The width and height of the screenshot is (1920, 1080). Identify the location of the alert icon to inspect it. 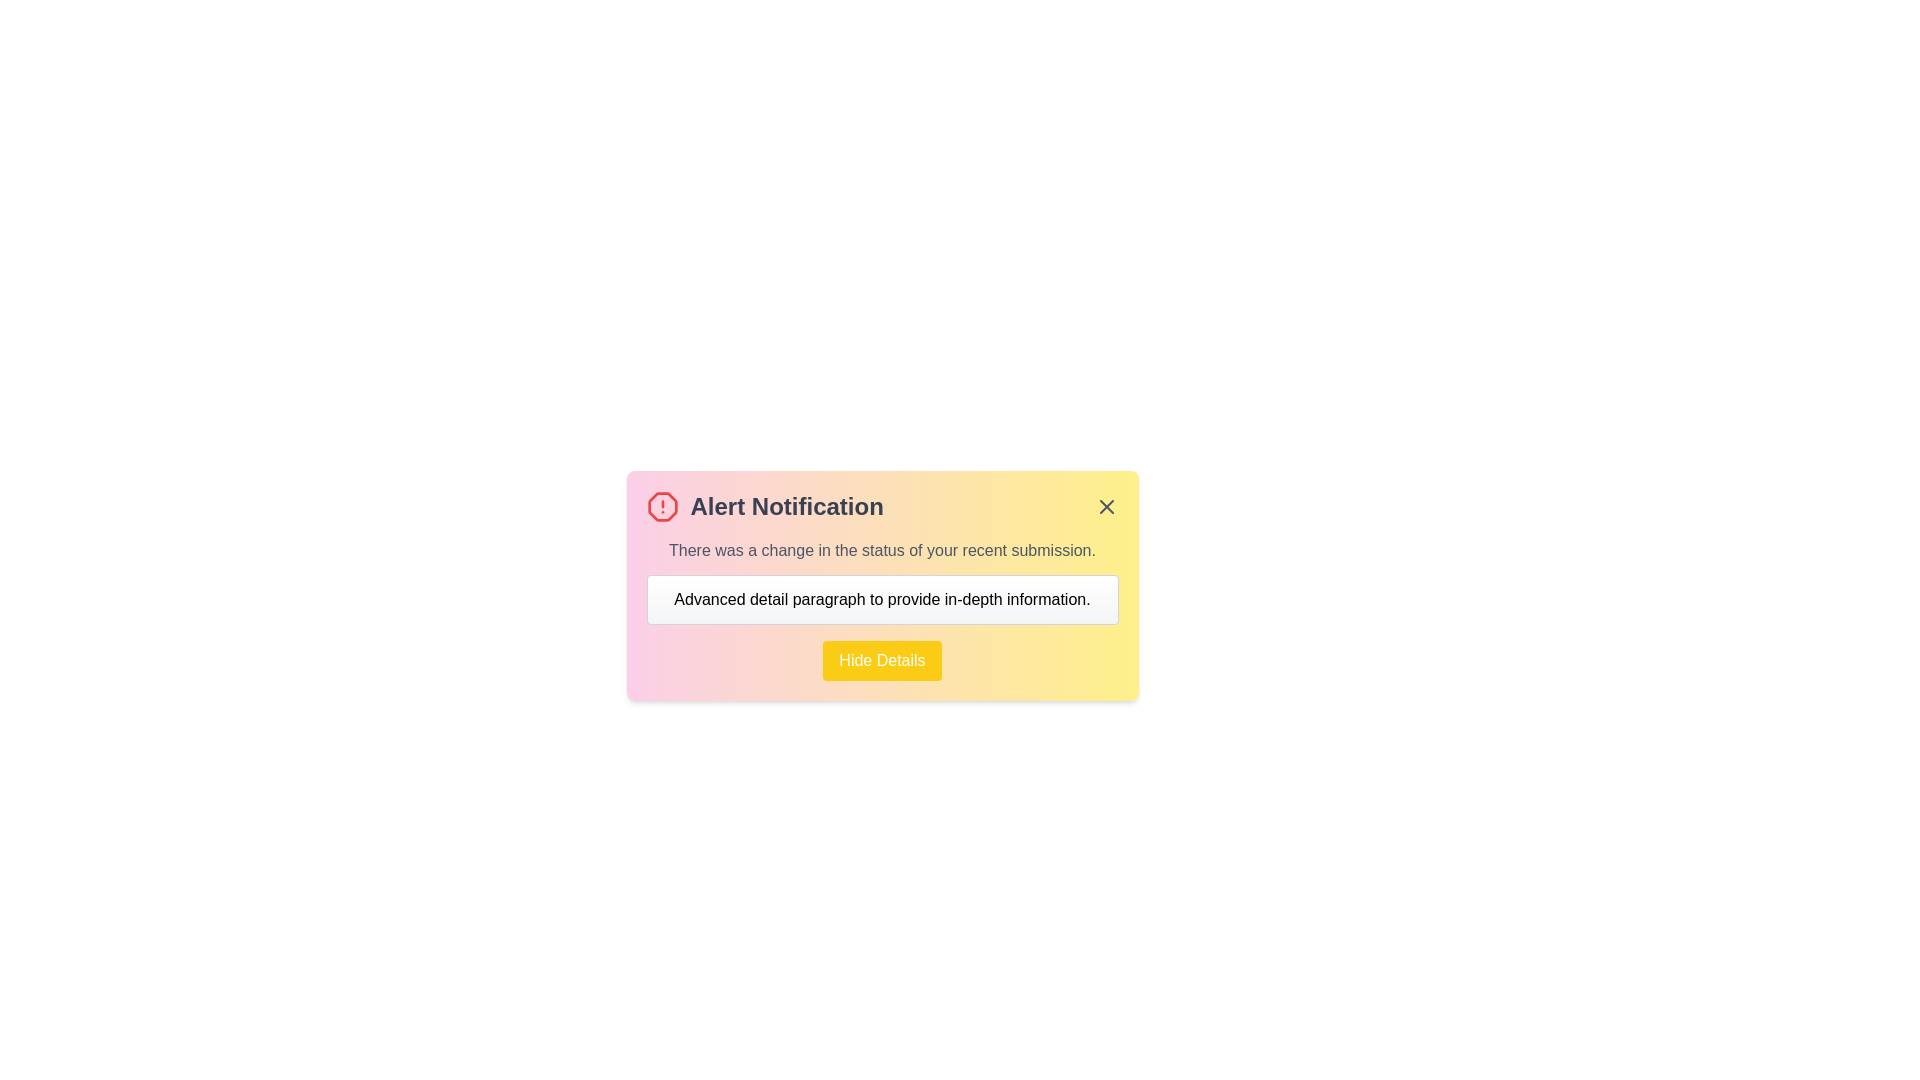
(662, 505).